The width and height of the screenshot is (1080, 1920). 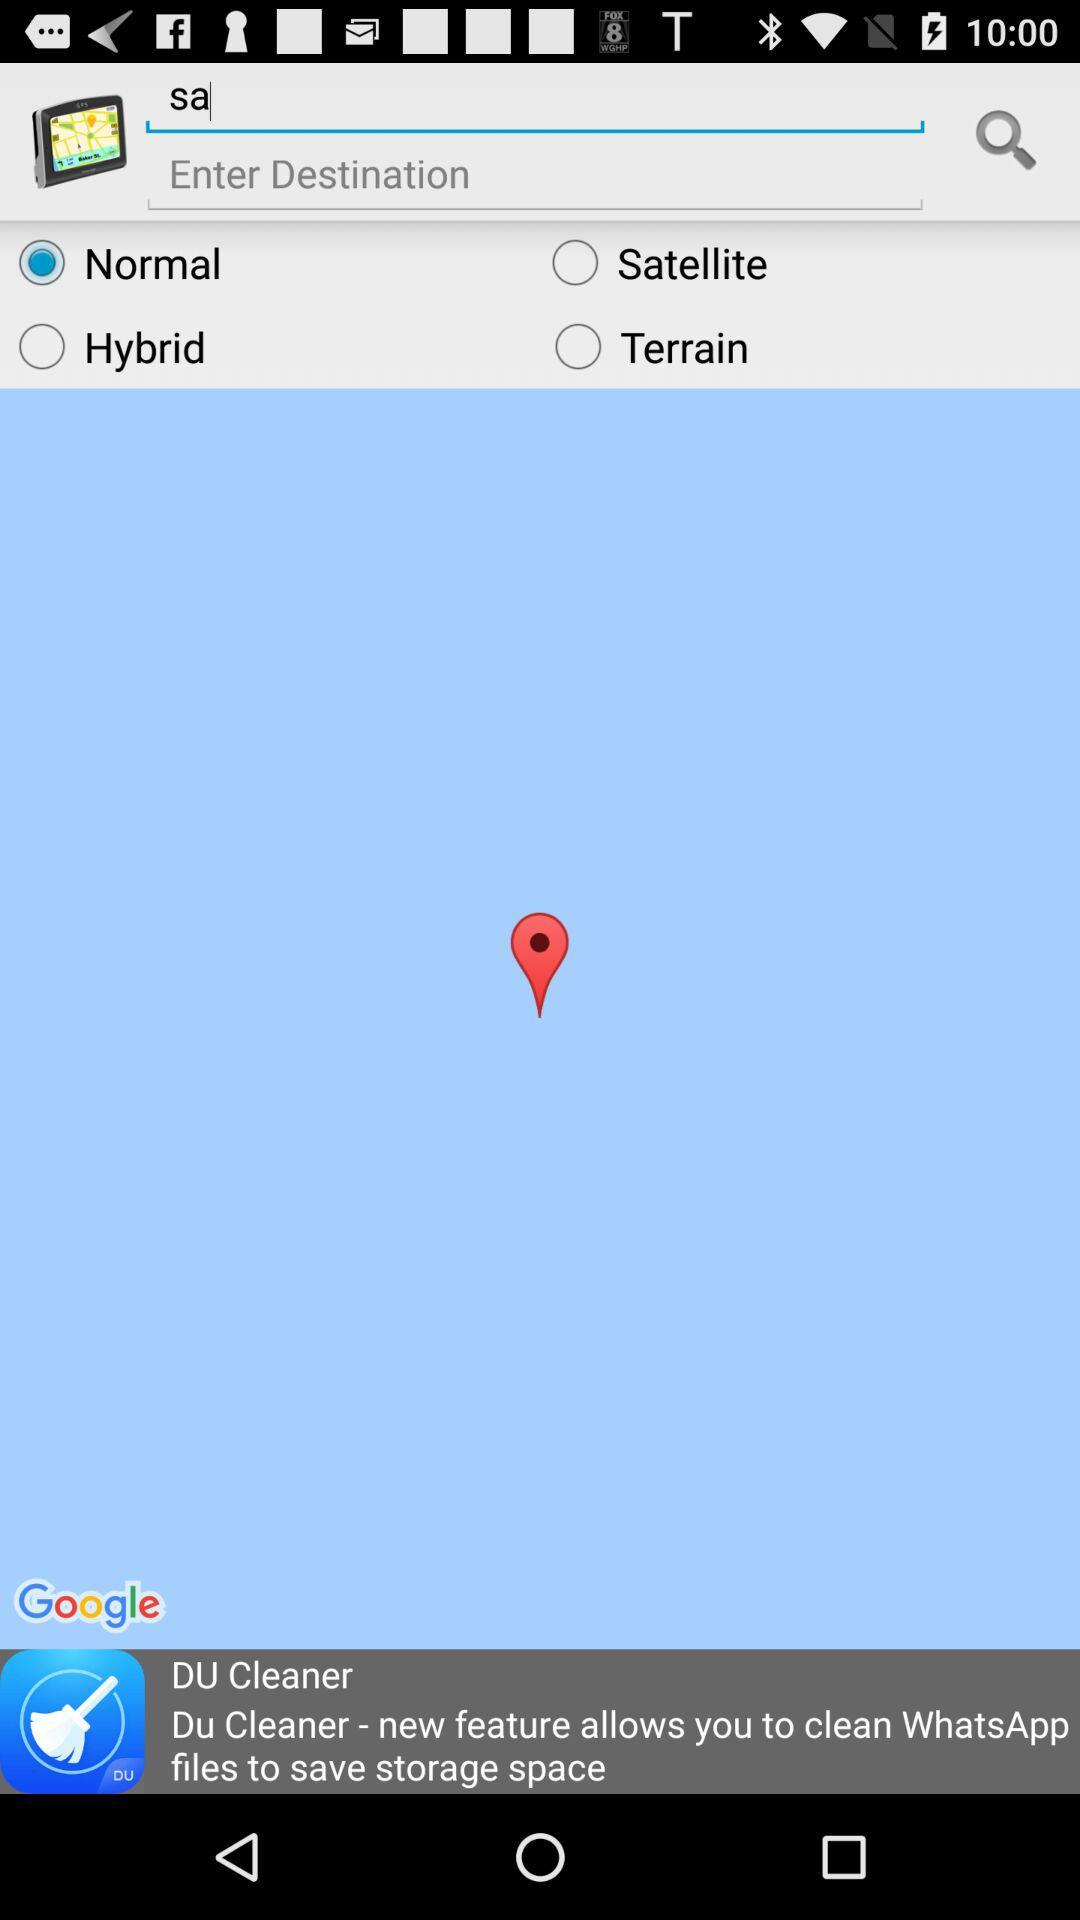 I want to click on search, so click(x=1006, y=140).